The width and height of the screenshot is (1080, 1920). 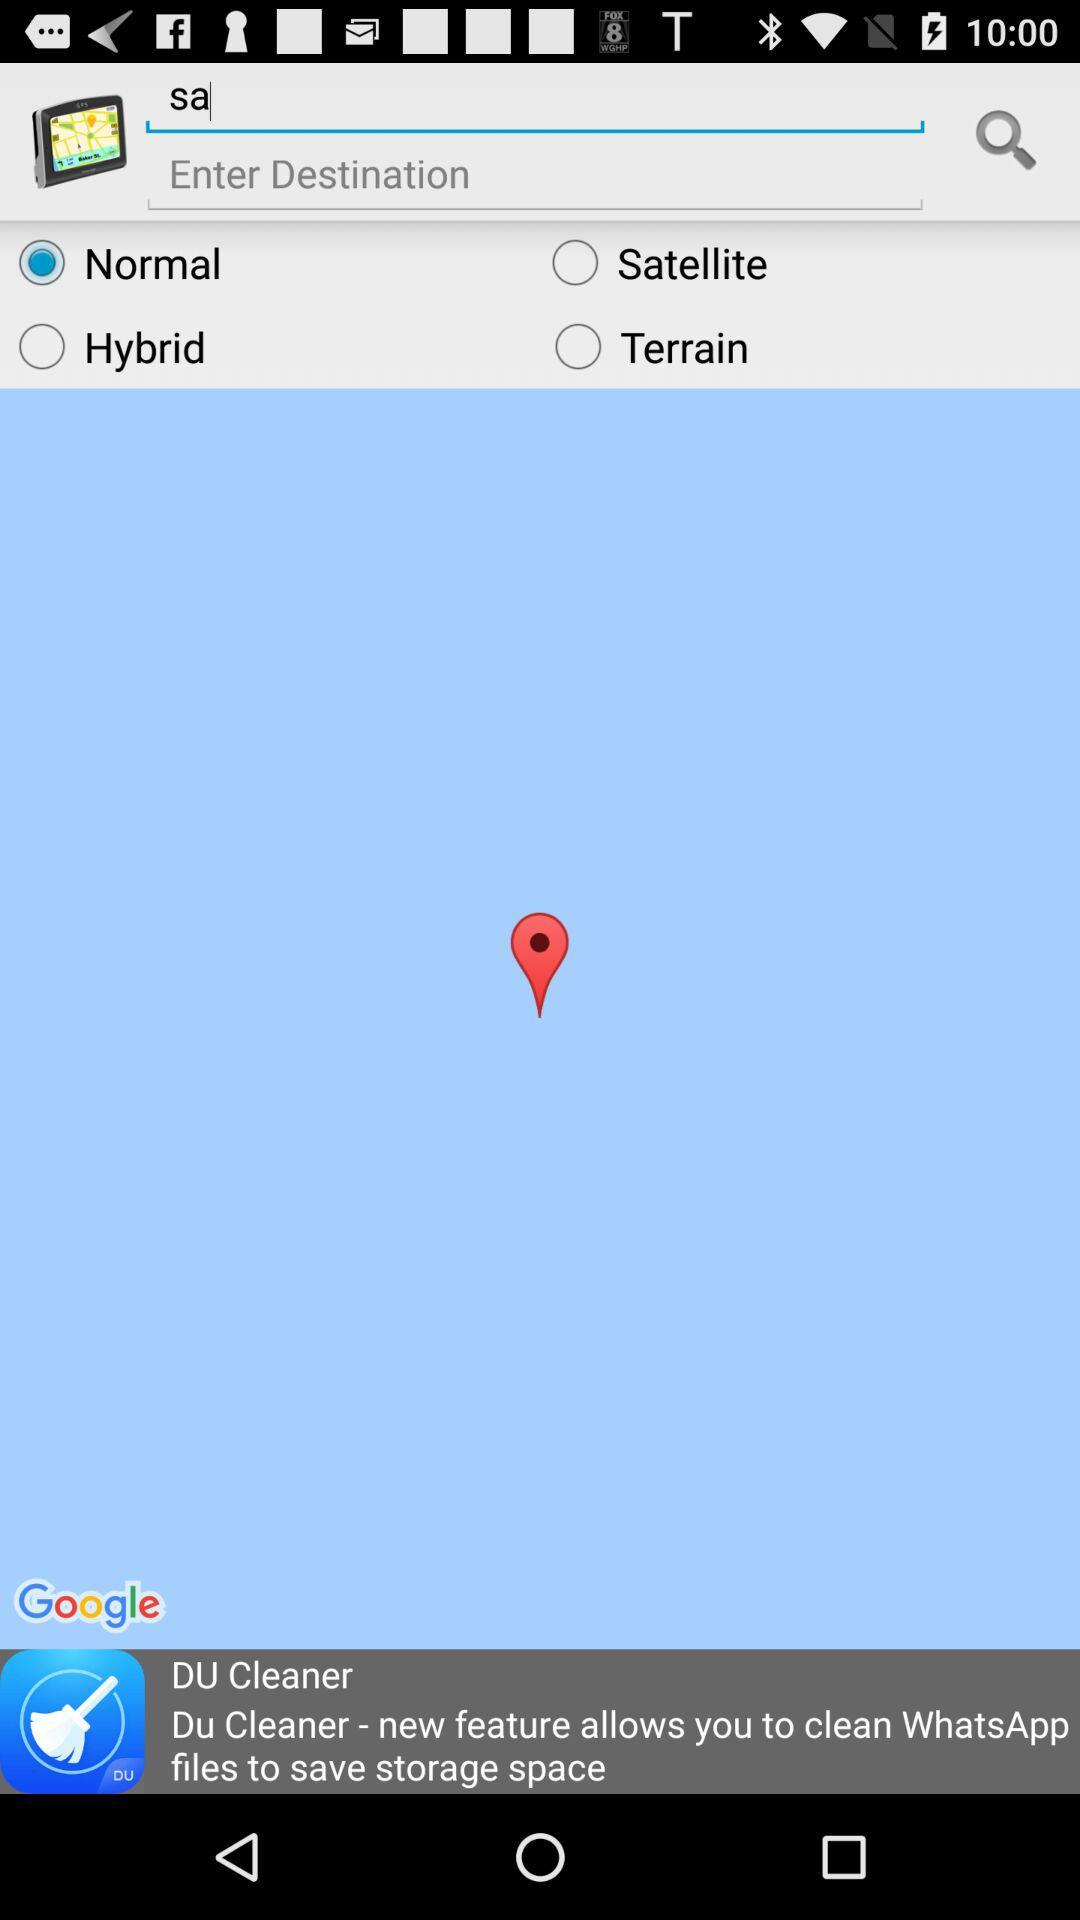 I want to click on search, so click(x=1006, y=140).